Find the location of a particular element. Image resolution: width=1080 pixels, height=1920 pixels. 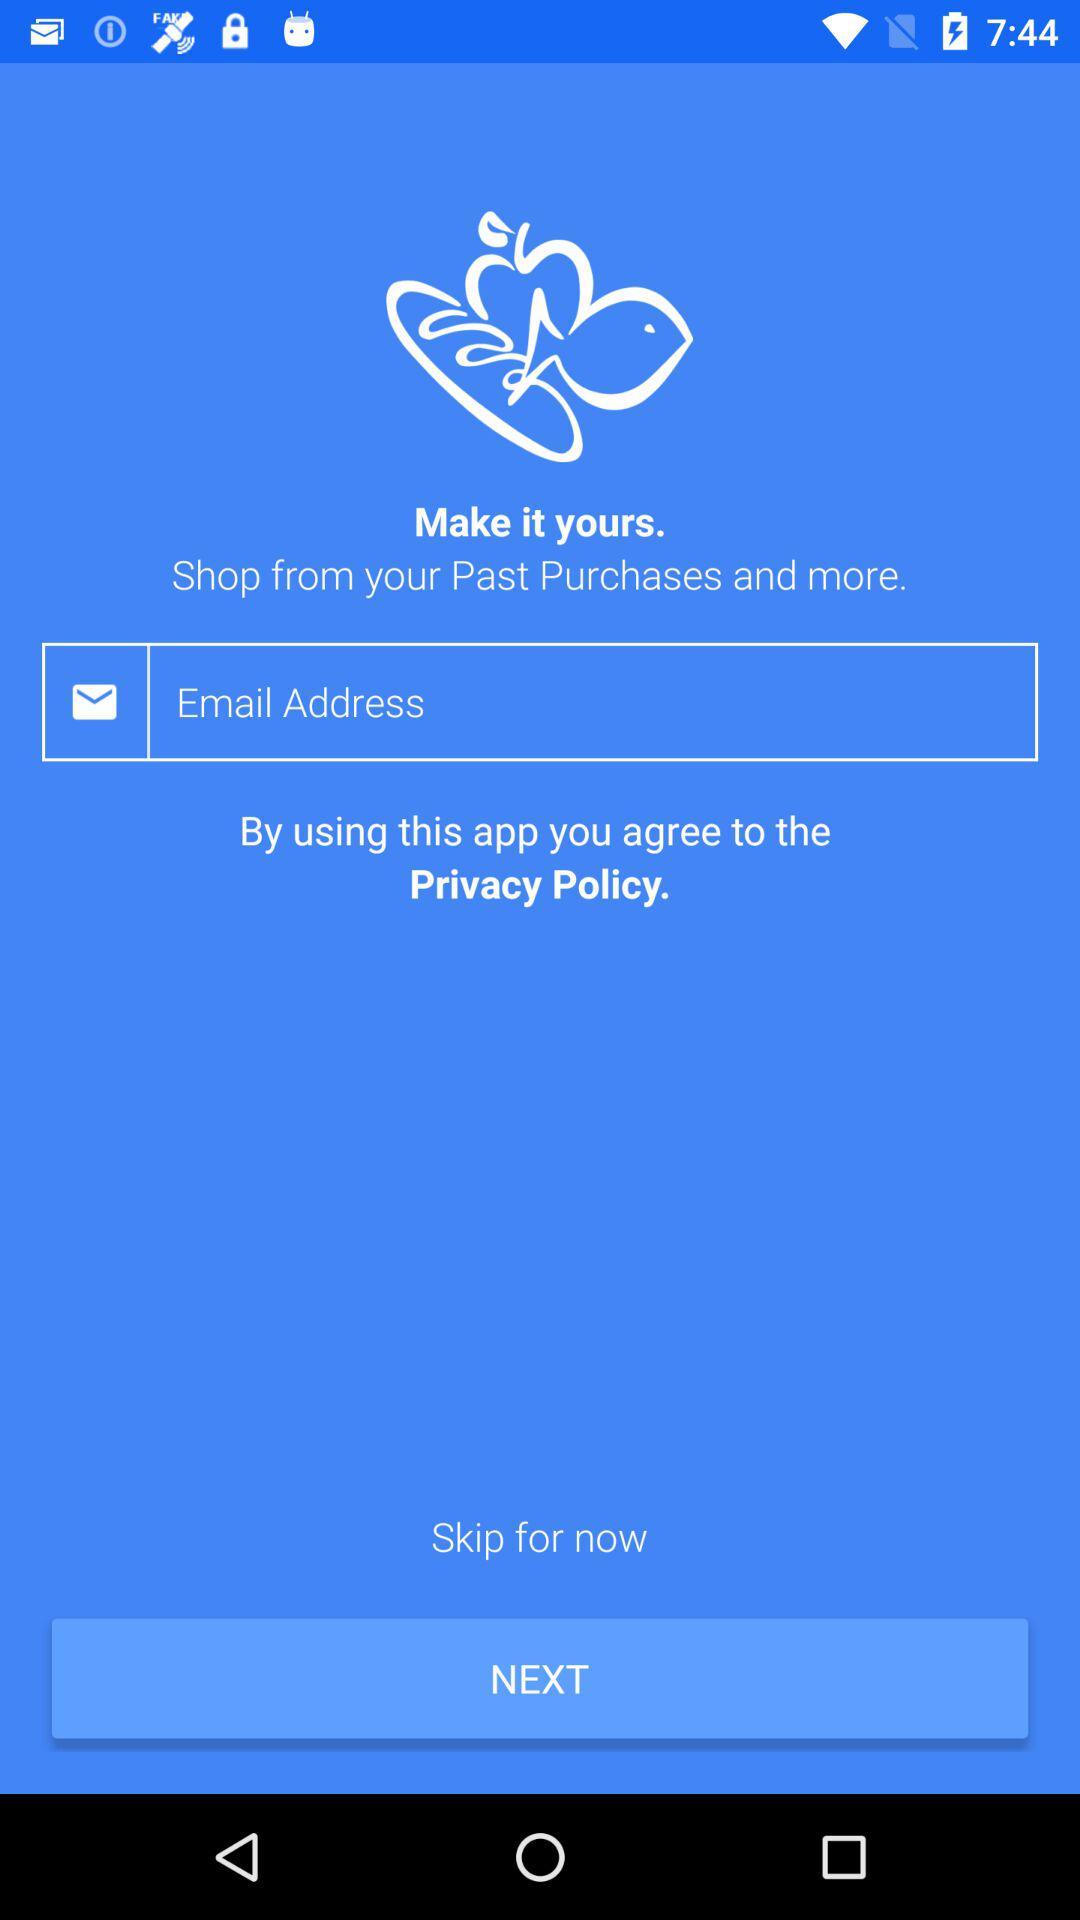

email address is located at coordinates (606, 701).